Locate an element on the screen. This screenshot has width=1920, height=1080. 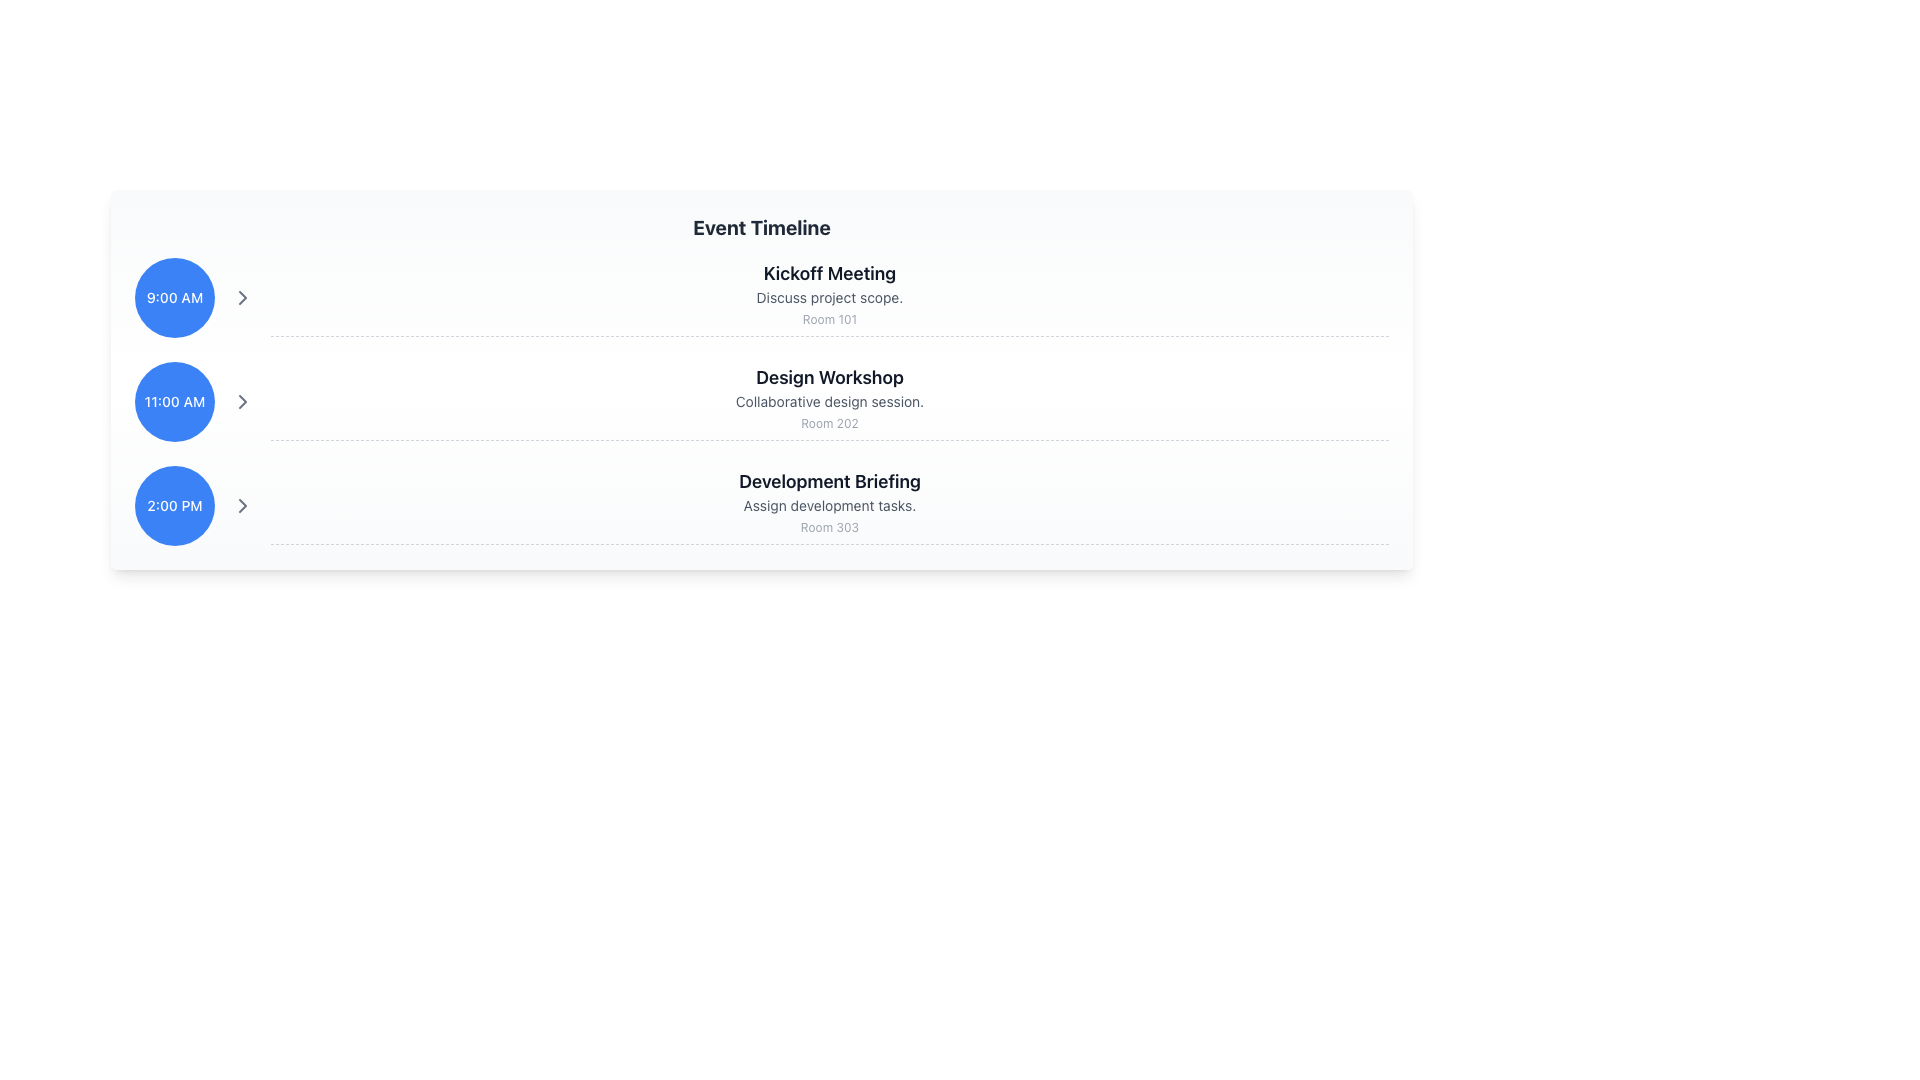
the third chevron icon in the vertical list next to the 'Development Briefing' event at 2:00 PM to indicate interactivity is located at coordinates (242, 504).